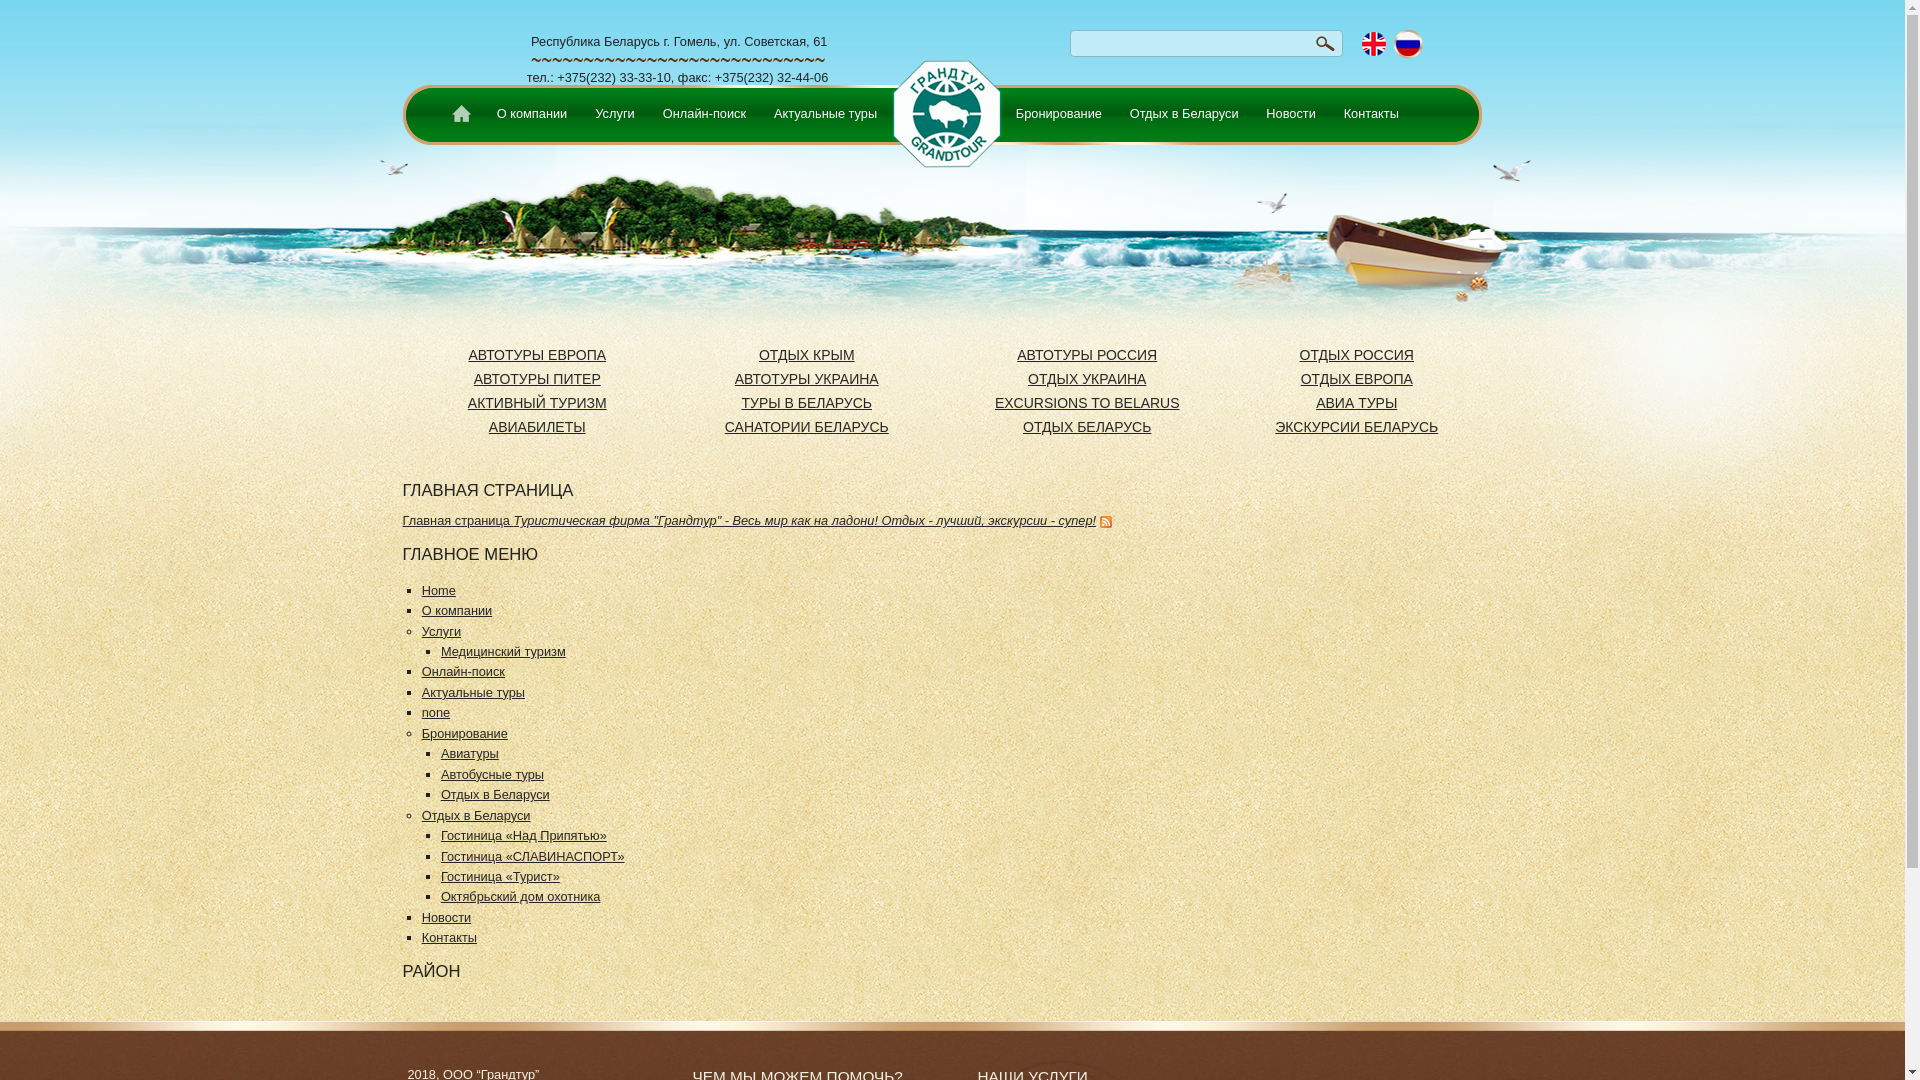 The image size is (1920, 1080). What do you see at coordinates (435, 711) in the screenshot?
I see `'none'` at bounding box center [435, 711].